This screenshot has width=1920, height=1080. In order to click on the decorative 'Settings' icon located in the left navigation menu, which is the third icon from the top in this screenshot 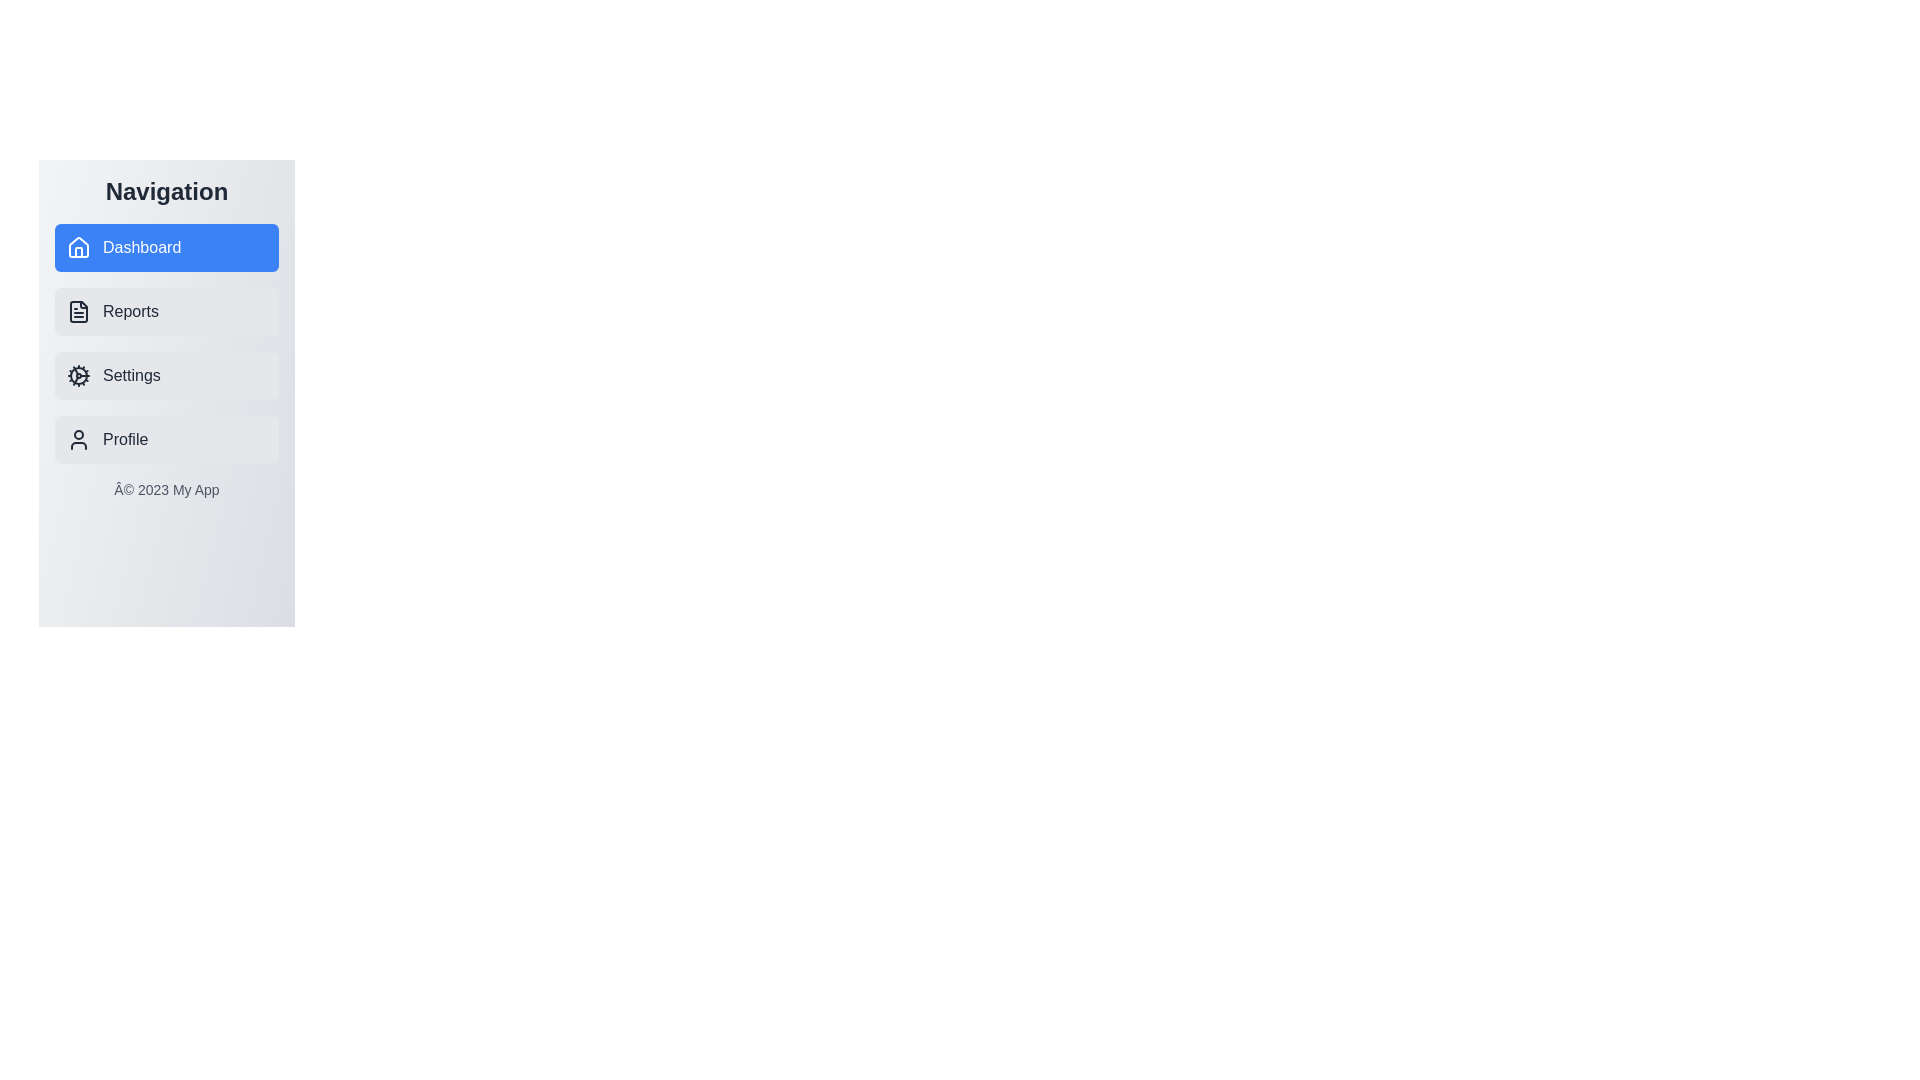, I will do `click(78, 375)`.